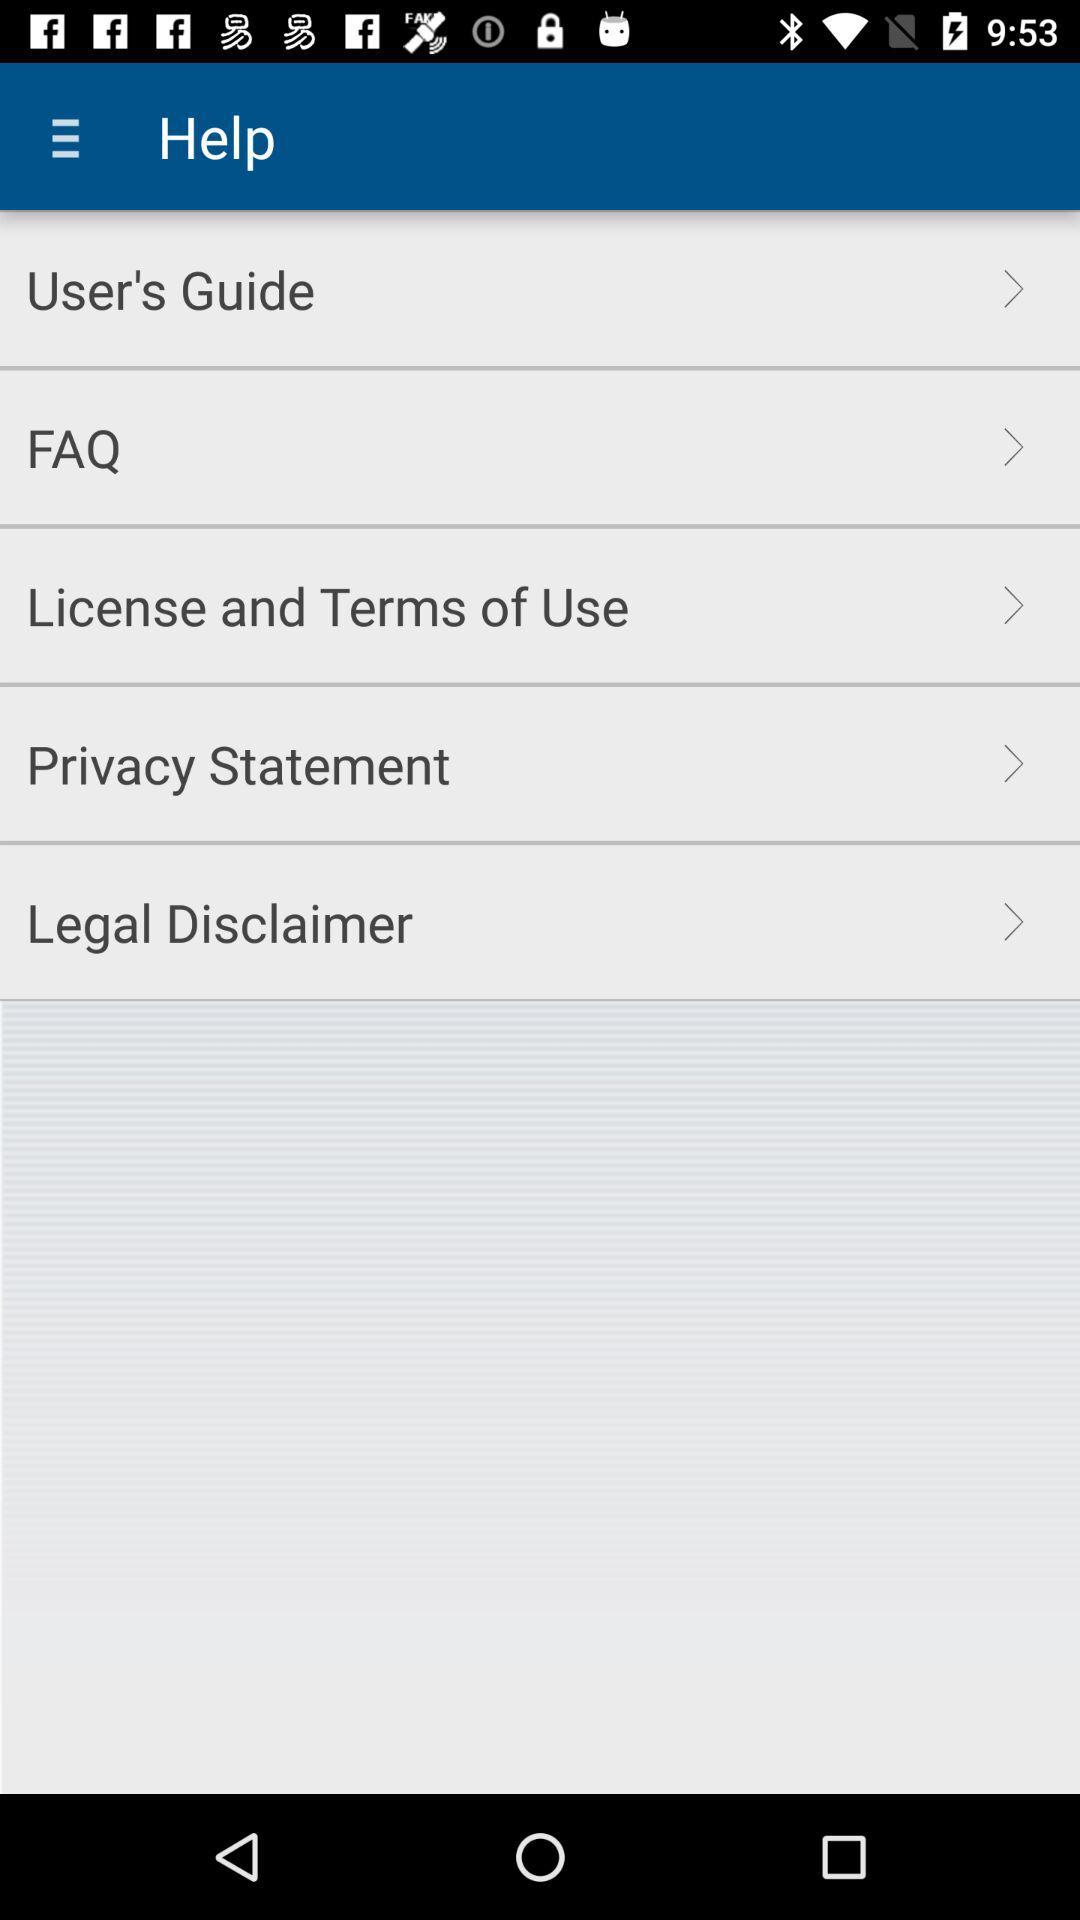 The width and height of the screenshot is (1080, 1920). Describe the element at coordinates (72, 135) in the screenshot. I see `item next to the help icon` at that location.